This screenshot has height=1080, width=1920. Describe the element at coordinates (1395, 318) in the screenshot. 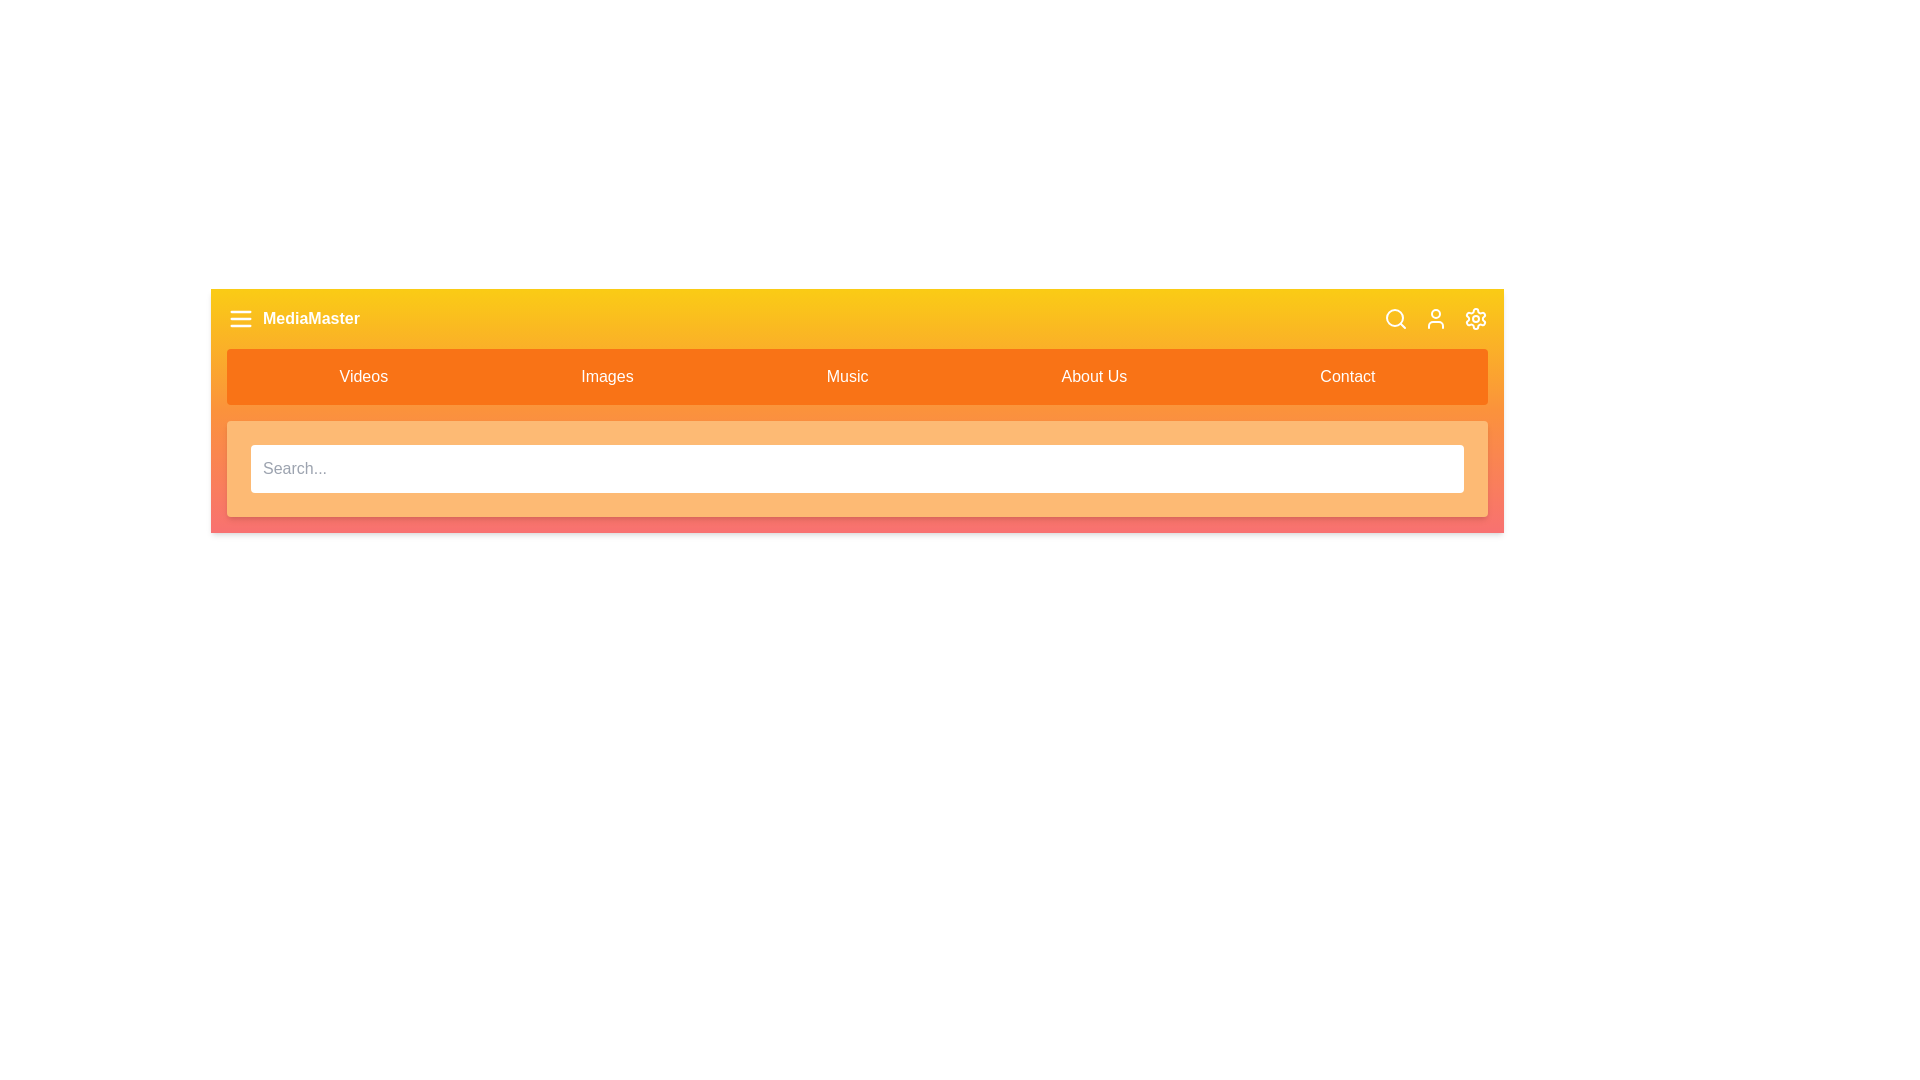

I see `the search icon to toggle the visibility of the search bar` at that location.